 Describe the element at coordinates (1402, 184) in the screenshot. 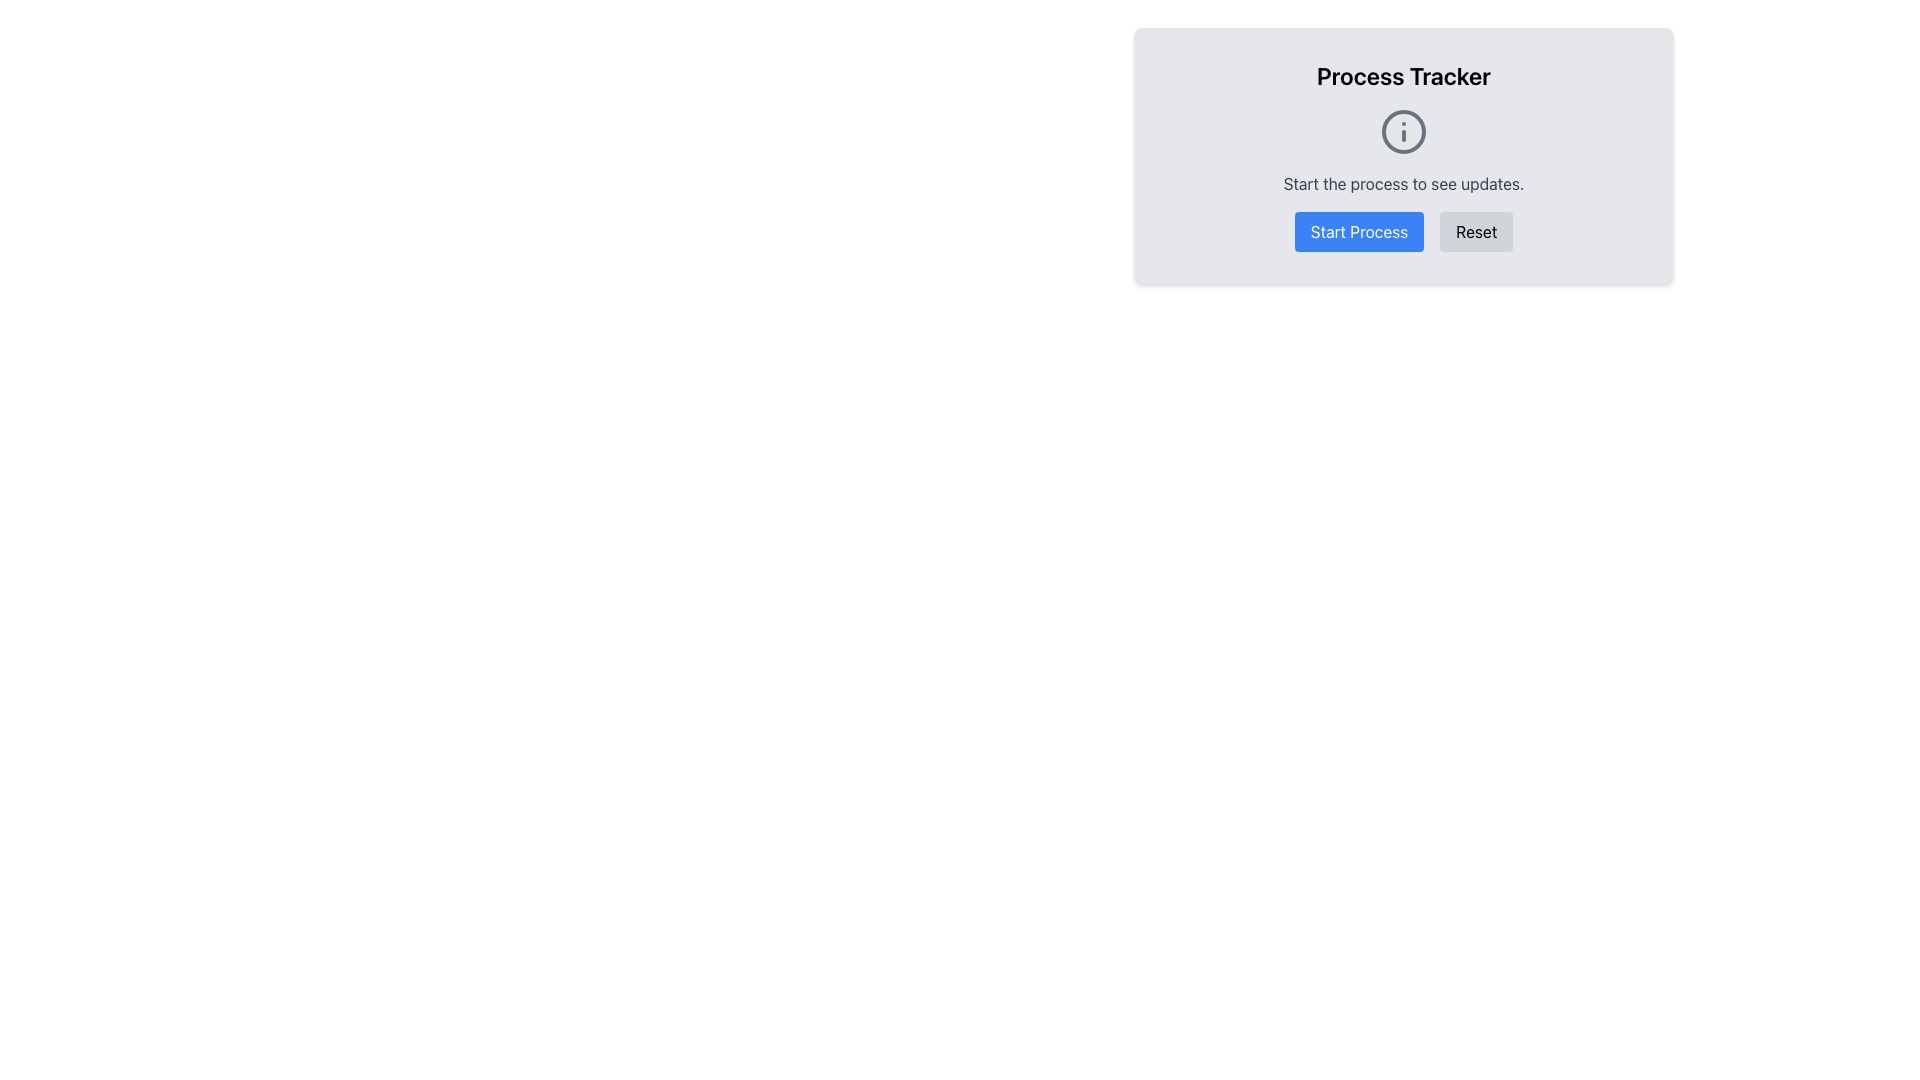

I see `the Text label that informs the user about initiating an action to observe progress, located directly below a circular icon and above the 'Start Process' and 'Reset' buttons` at that location.